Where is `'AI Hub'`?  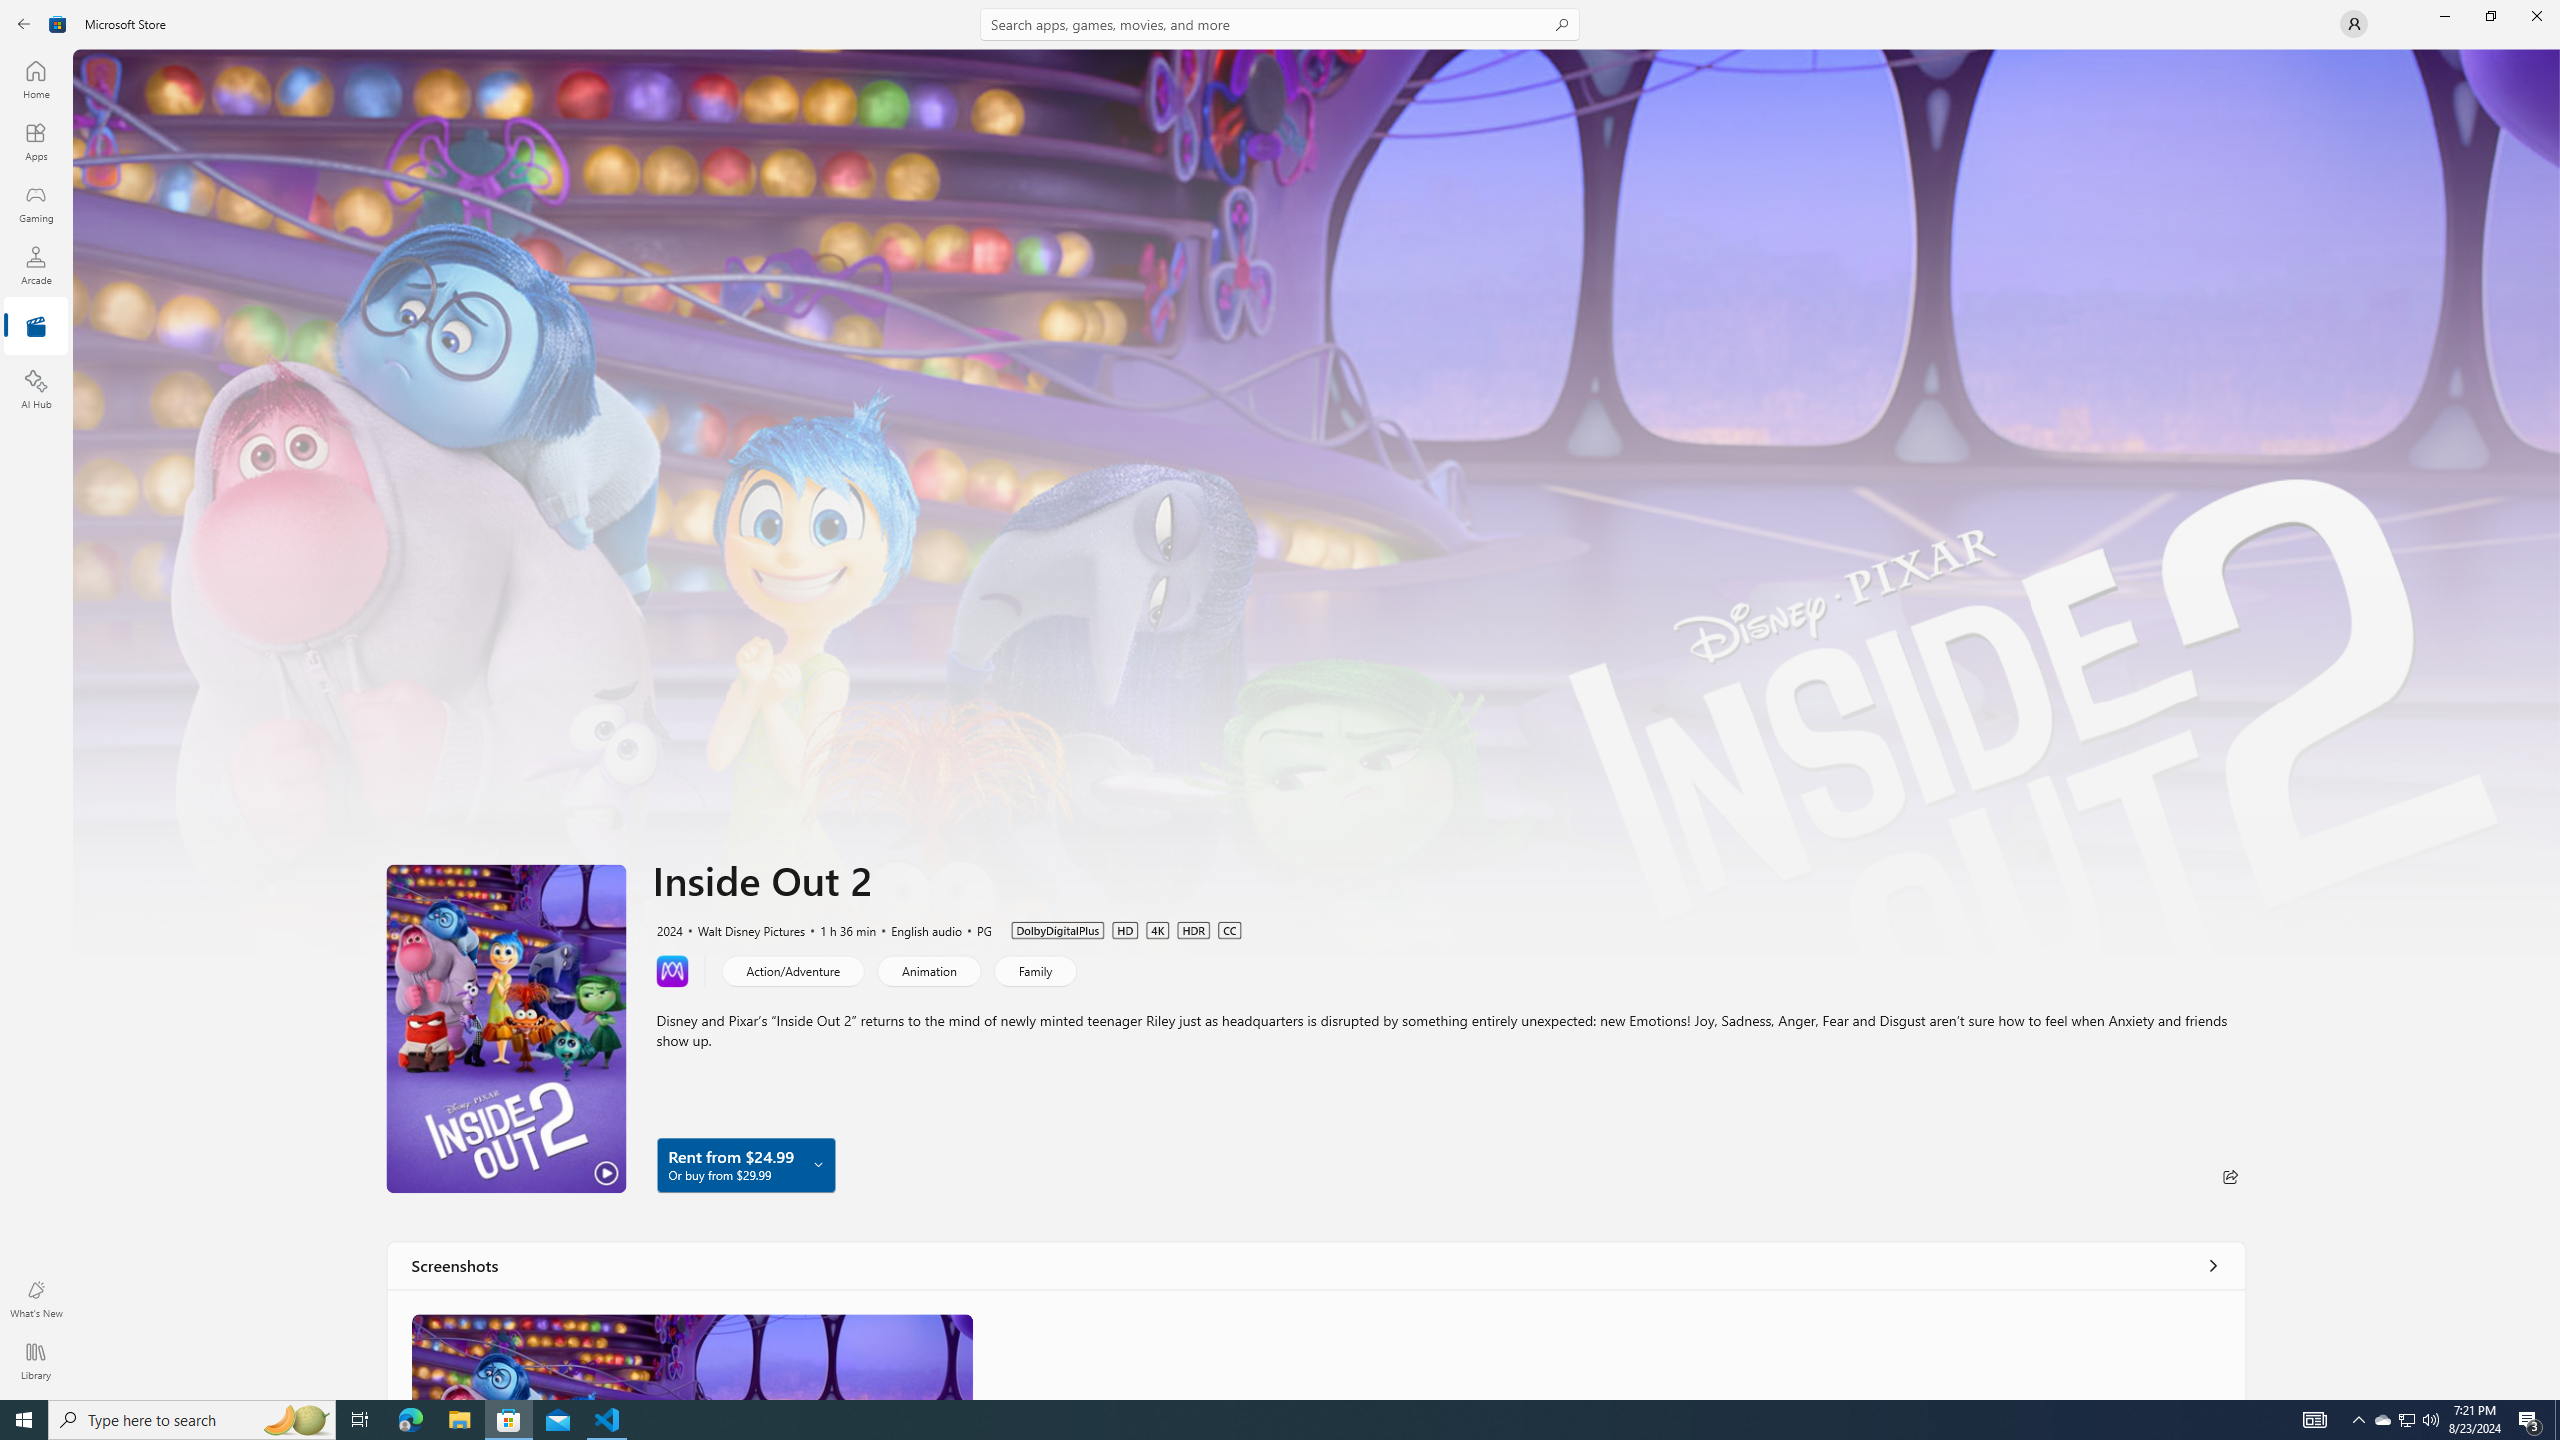 'AI Hub' is located at coordinates (34, 388).